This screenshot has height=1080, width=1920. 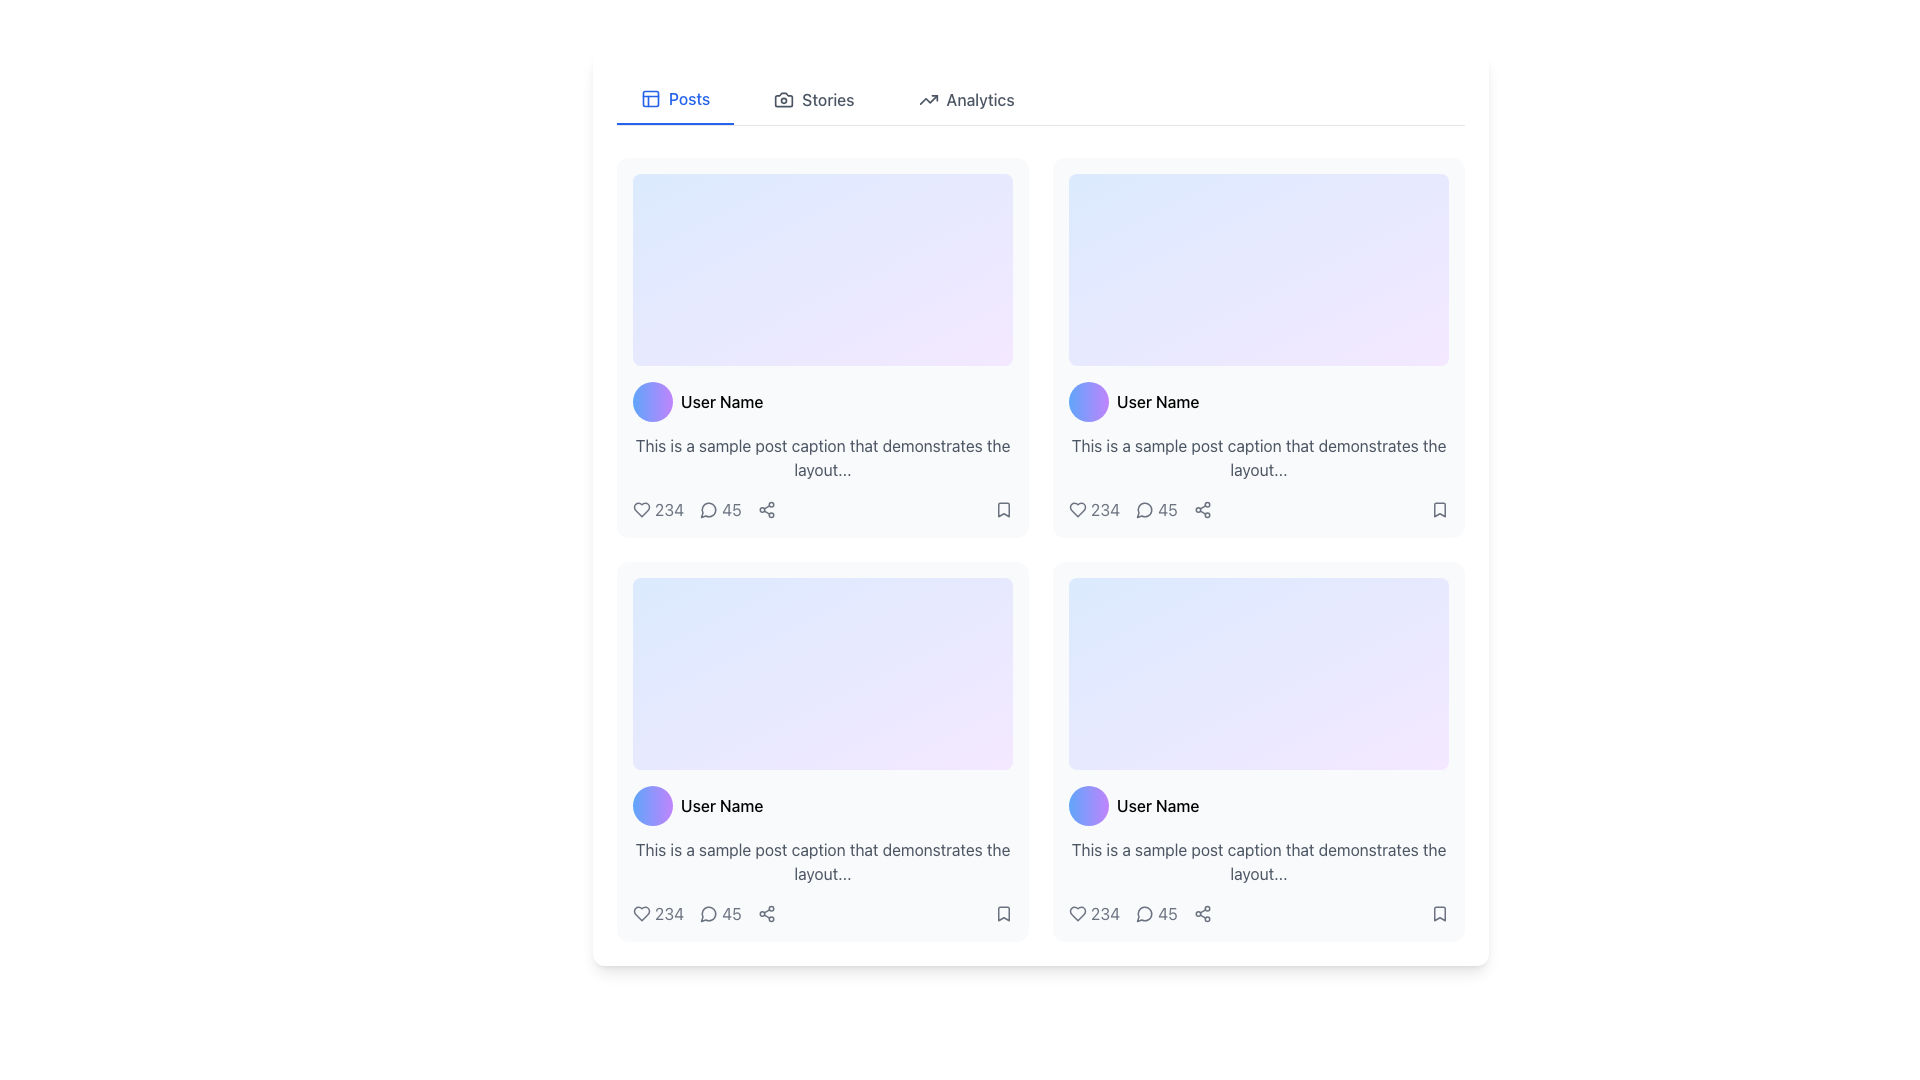 What do you see at coordinates (708, 914) in the screenshot?
I see `the circular comment icon with a speech bubble design located at the bottom section of the content card` at bounding box center [708, 914].